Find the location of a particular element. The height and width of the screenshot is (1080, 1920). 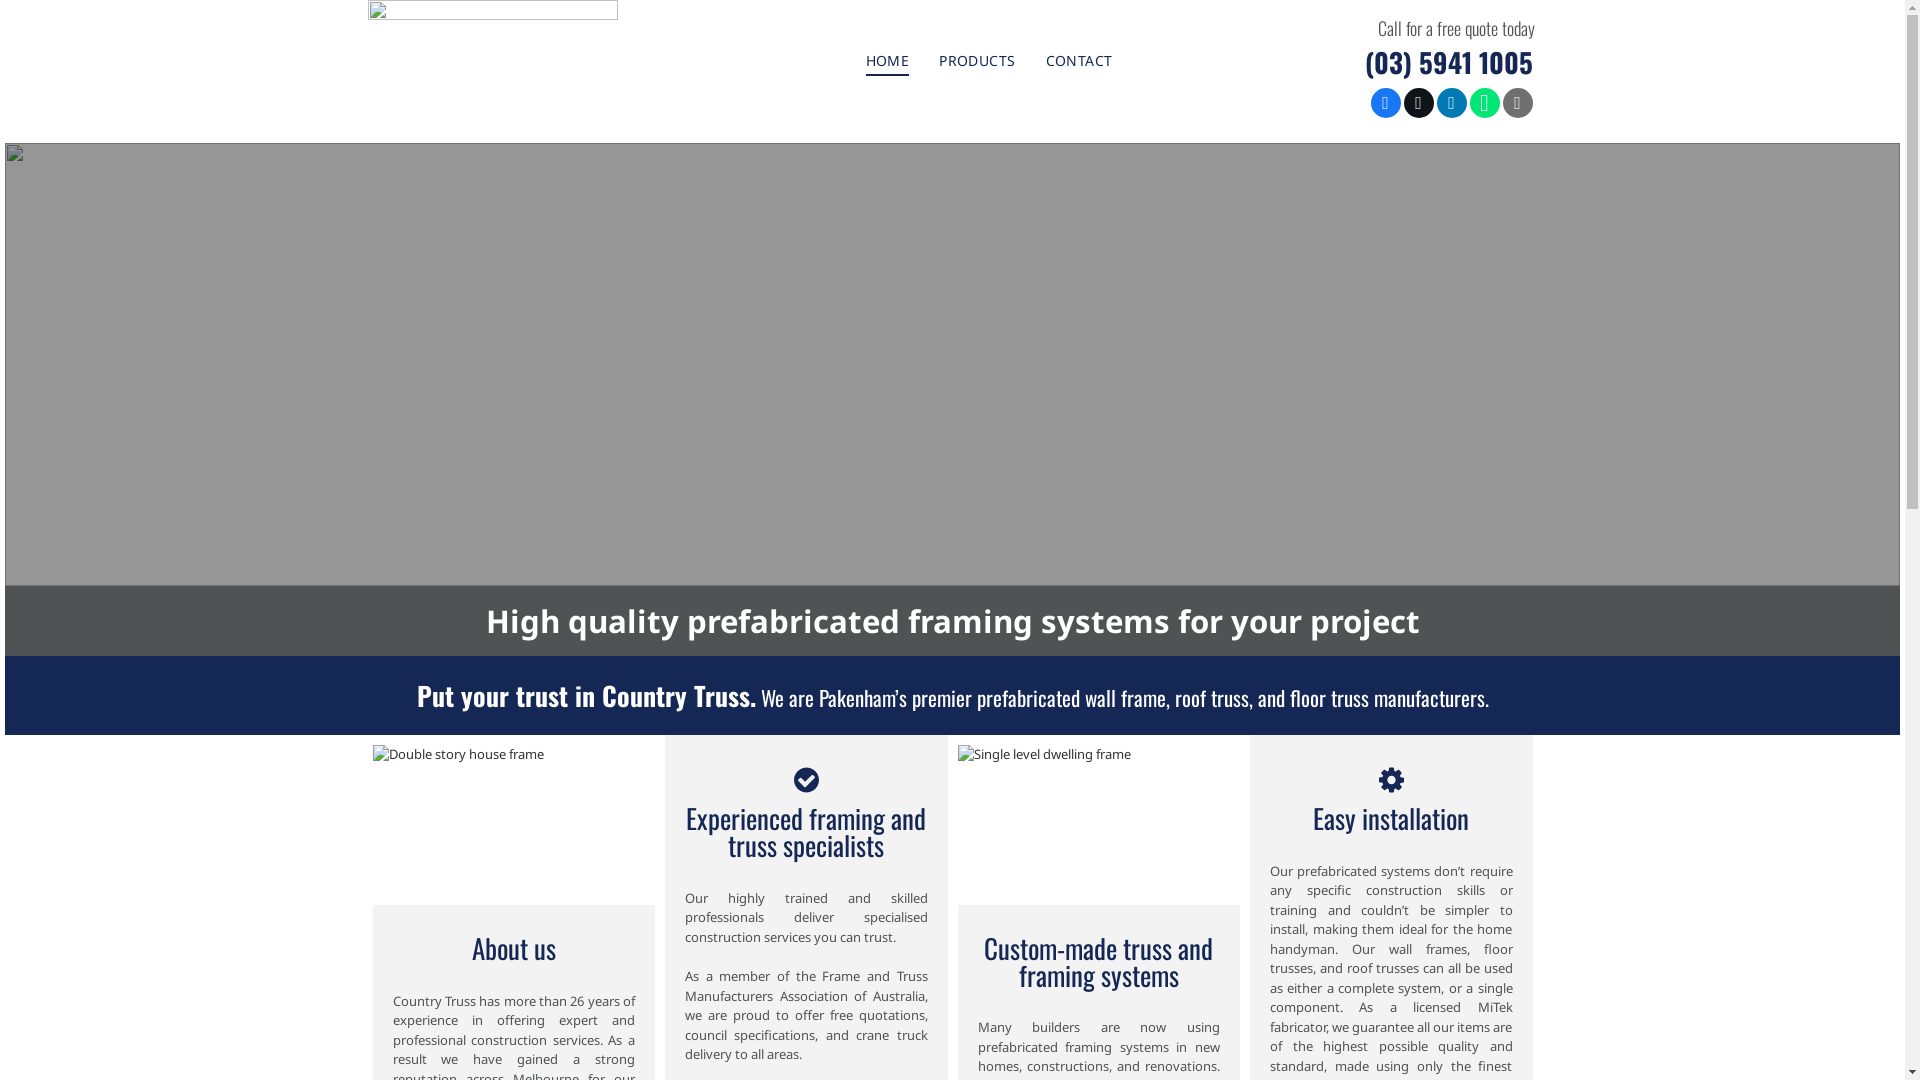

'CONTACT' is located at coordinates (1031, 59).